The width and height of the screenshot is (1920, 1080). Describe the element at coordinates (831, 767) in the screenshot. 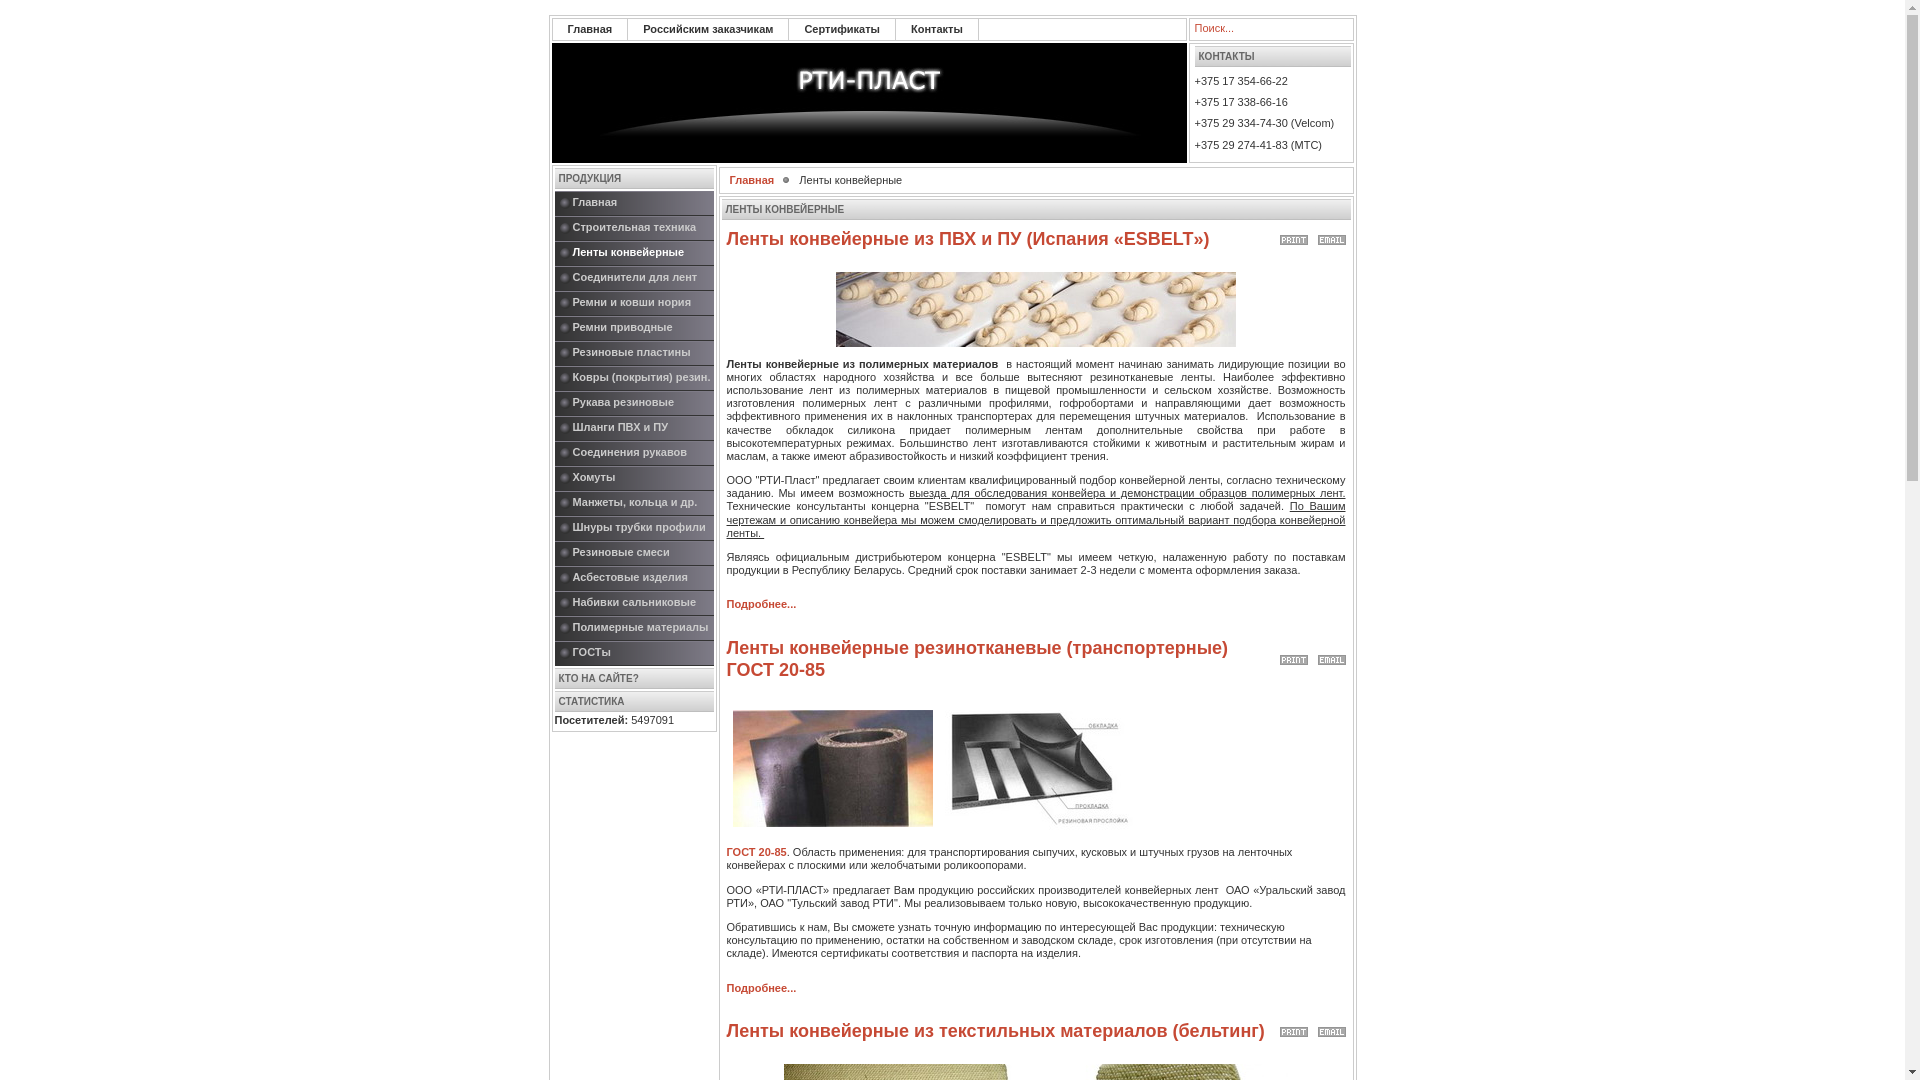

I see `'Image'` at that location.